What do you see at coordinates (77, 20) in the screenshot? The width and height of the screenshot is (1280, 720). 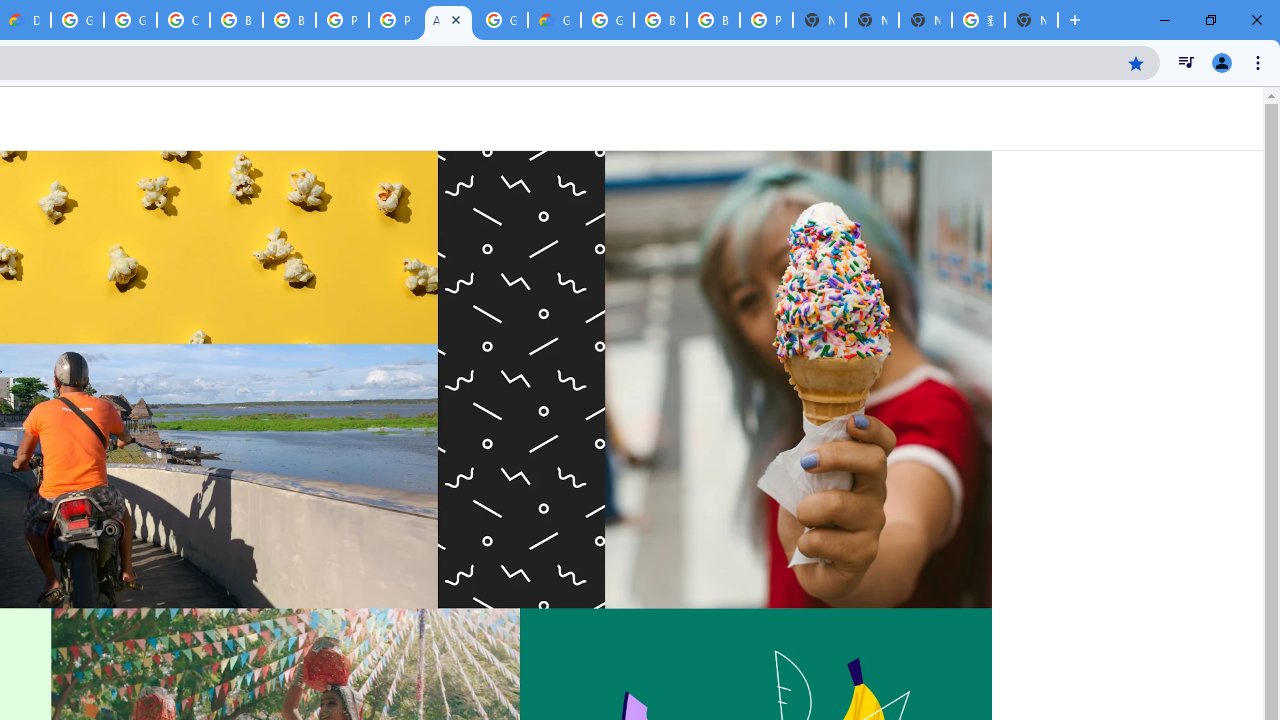 I see `'Google Cloud Platform'` at bounding box center [77, 20].